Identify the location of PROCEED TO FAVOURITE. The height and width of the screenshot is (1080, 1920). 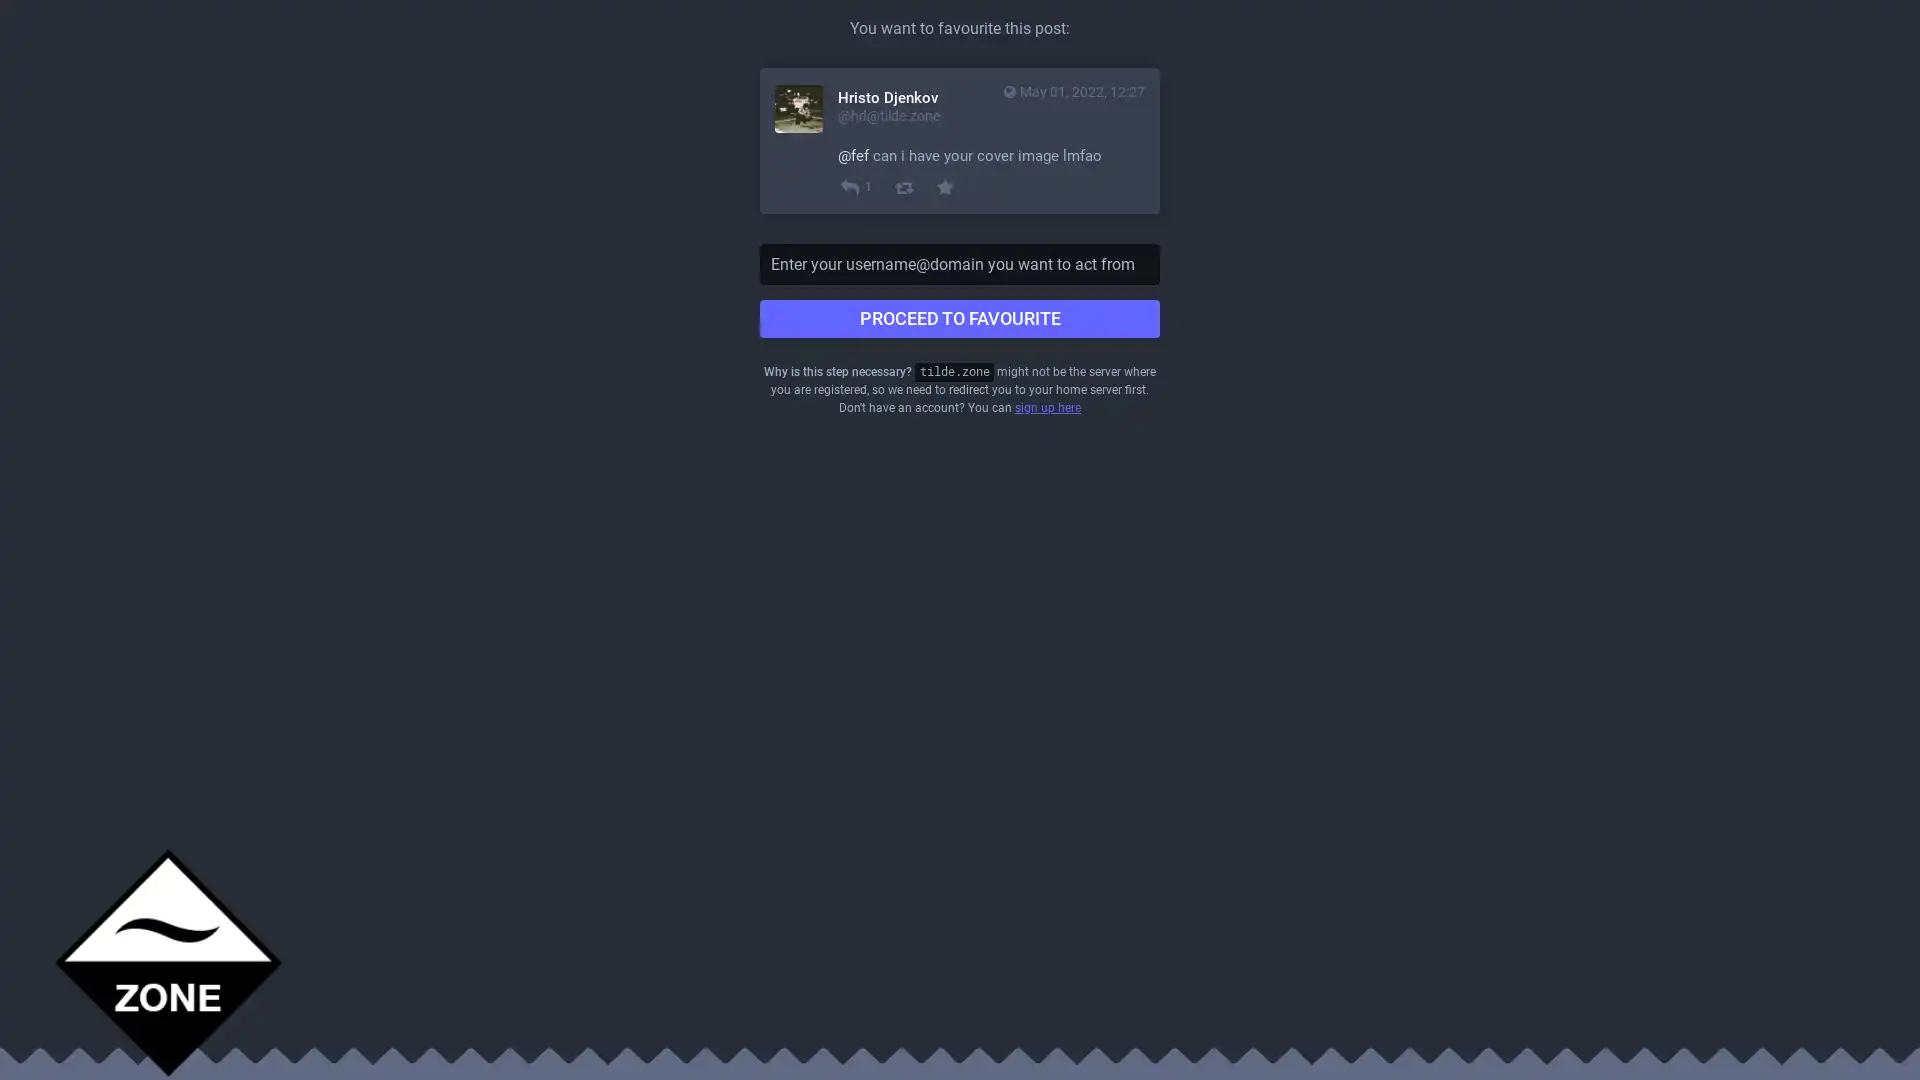
(960, 318).